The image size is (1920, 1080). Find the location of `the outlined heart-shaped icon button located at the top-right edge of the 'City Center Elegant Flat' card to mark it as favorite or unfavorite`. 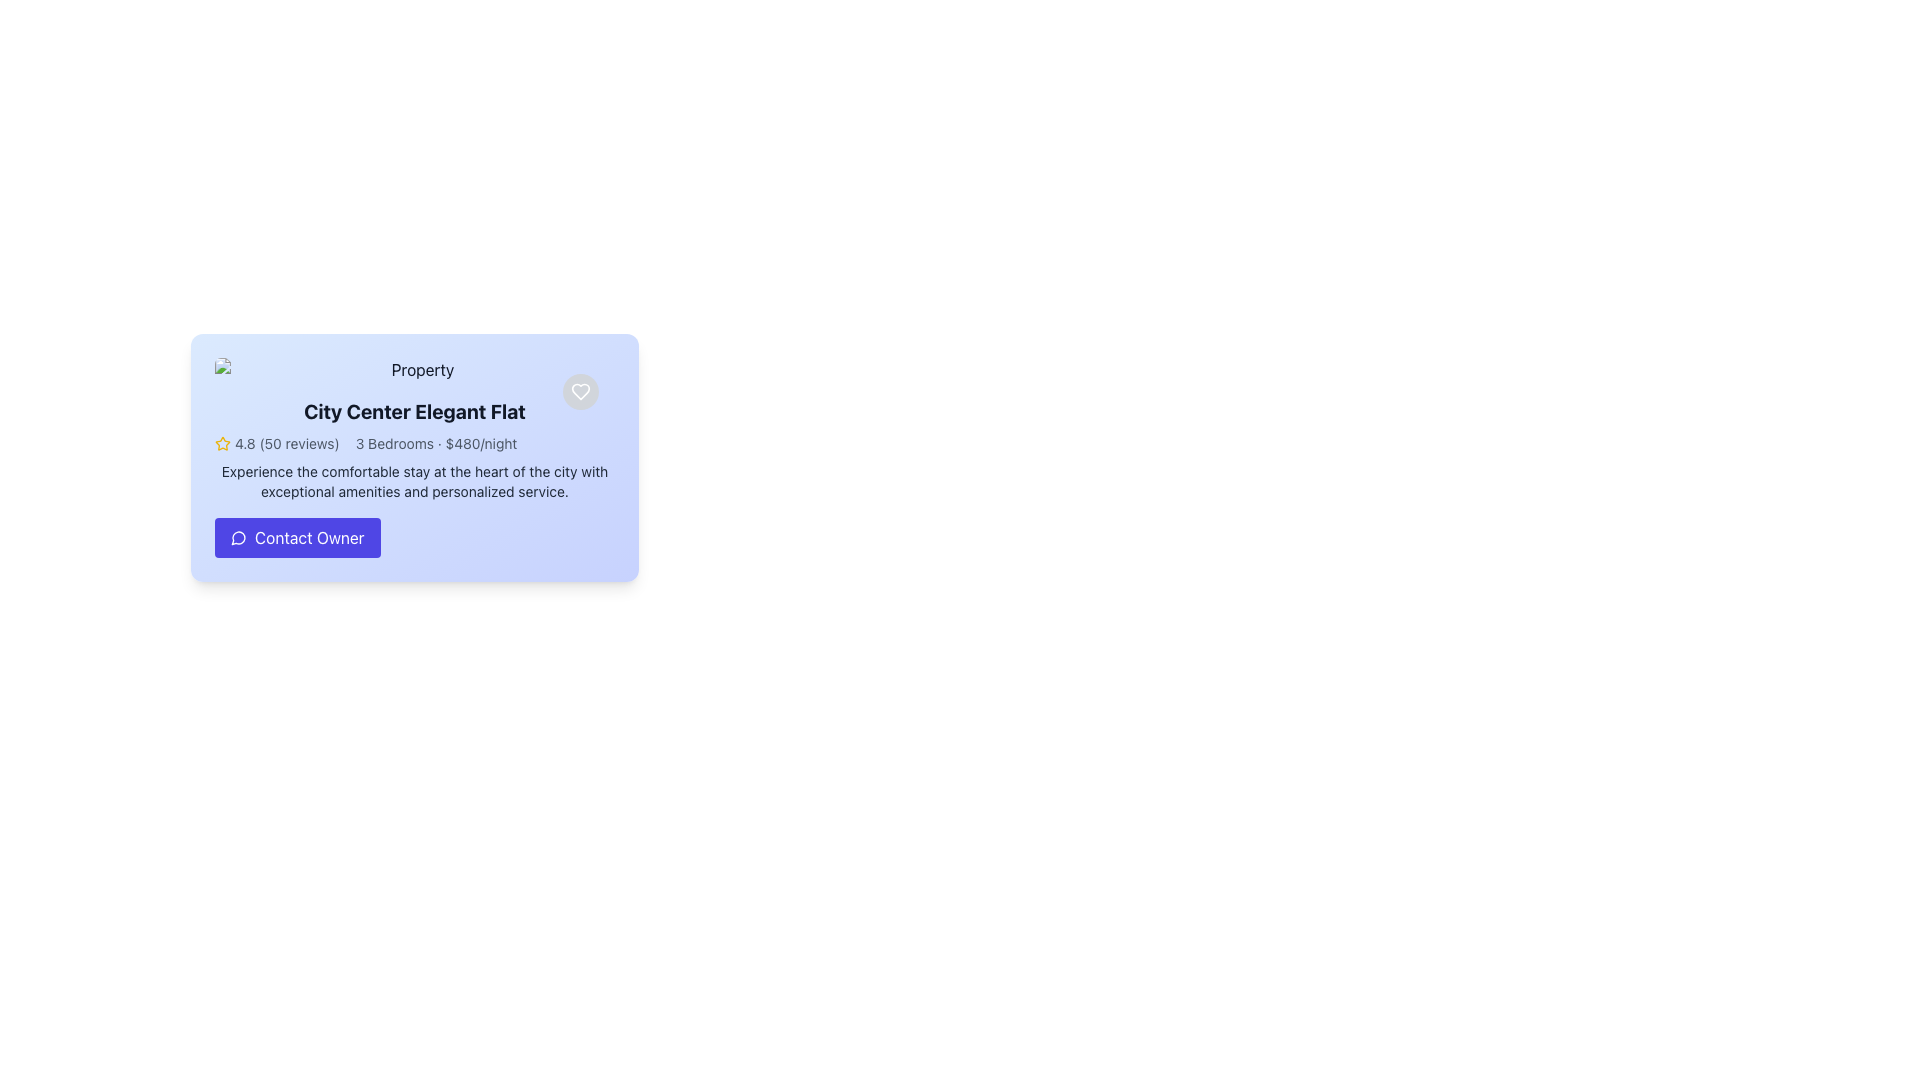

the outlined heart-shaped icon button located at the top-right edge of the 'City Center Elegant Flat' card to mark it as favorite or unfavorite is located at coordinates (579, 392).